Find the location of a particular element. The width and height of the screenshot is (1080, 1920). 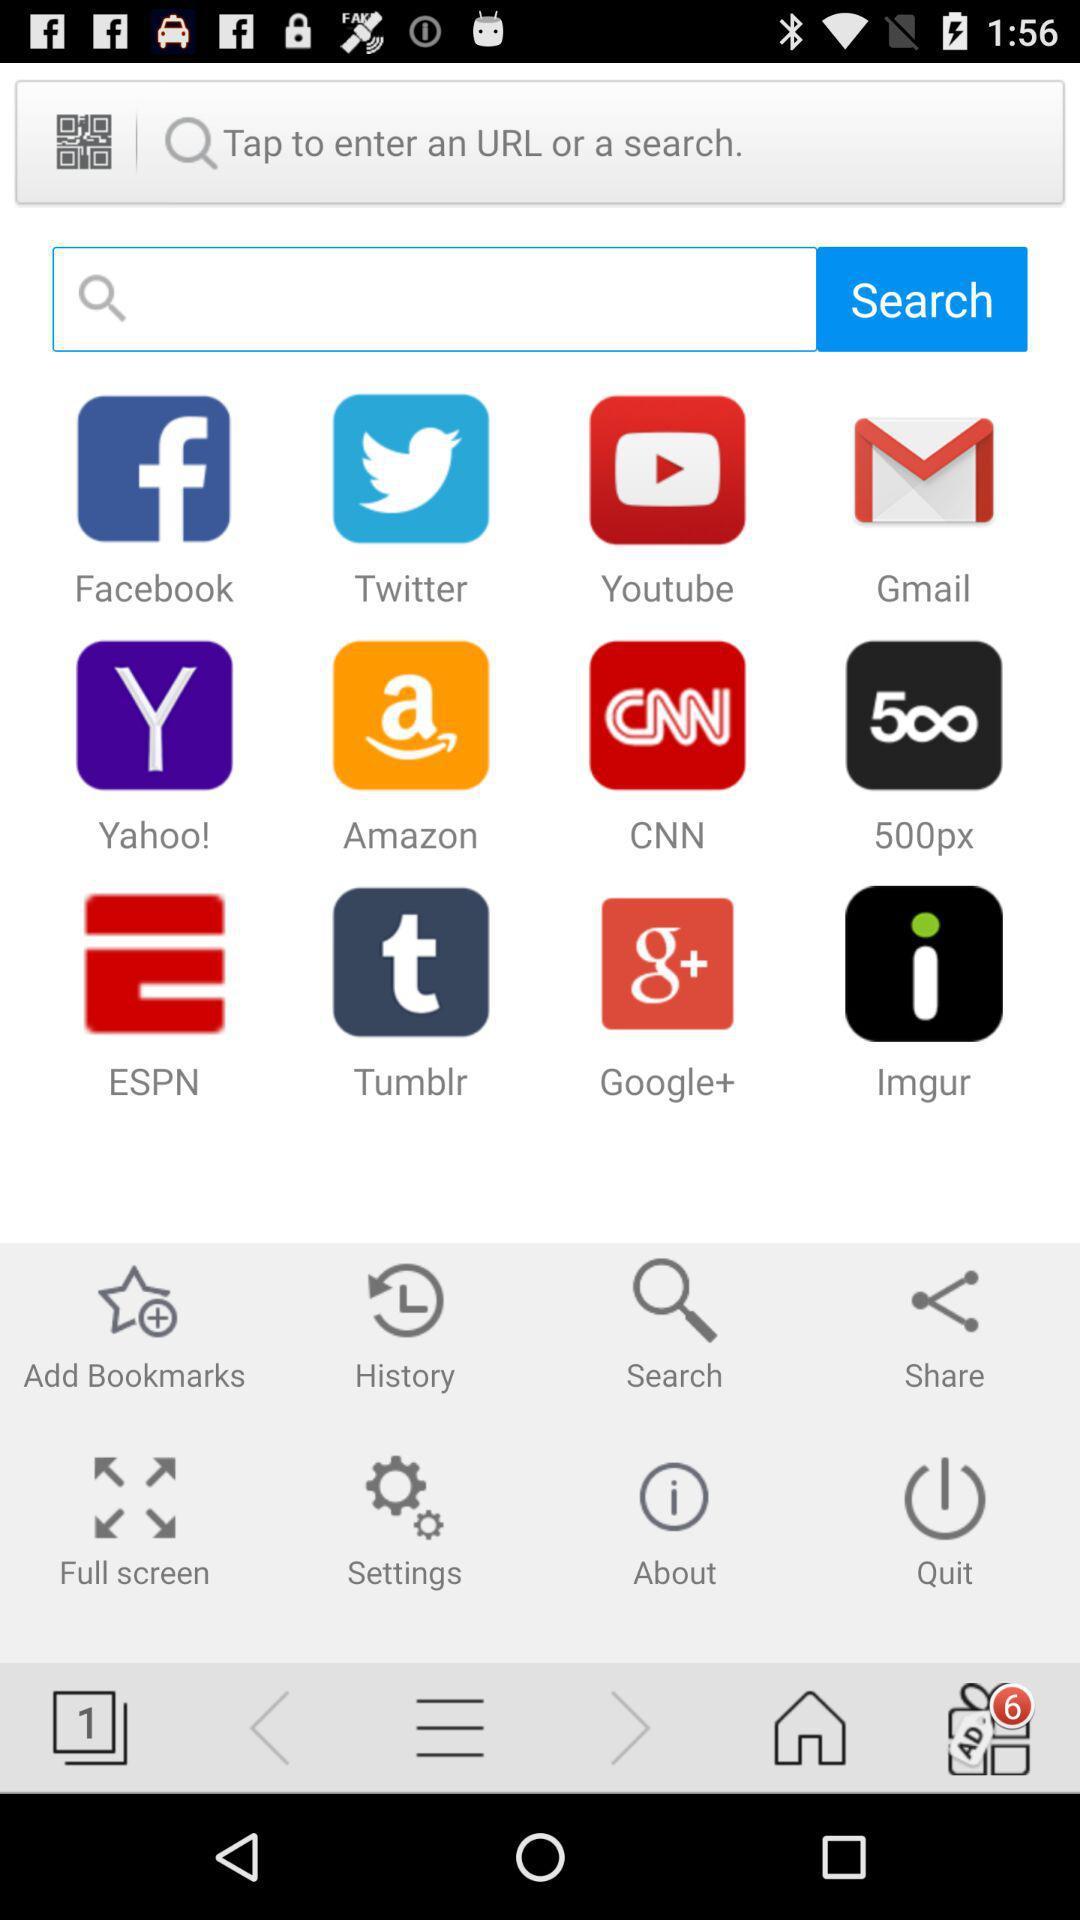

the arrow_backward icon is located at coordinates (270, 1848).